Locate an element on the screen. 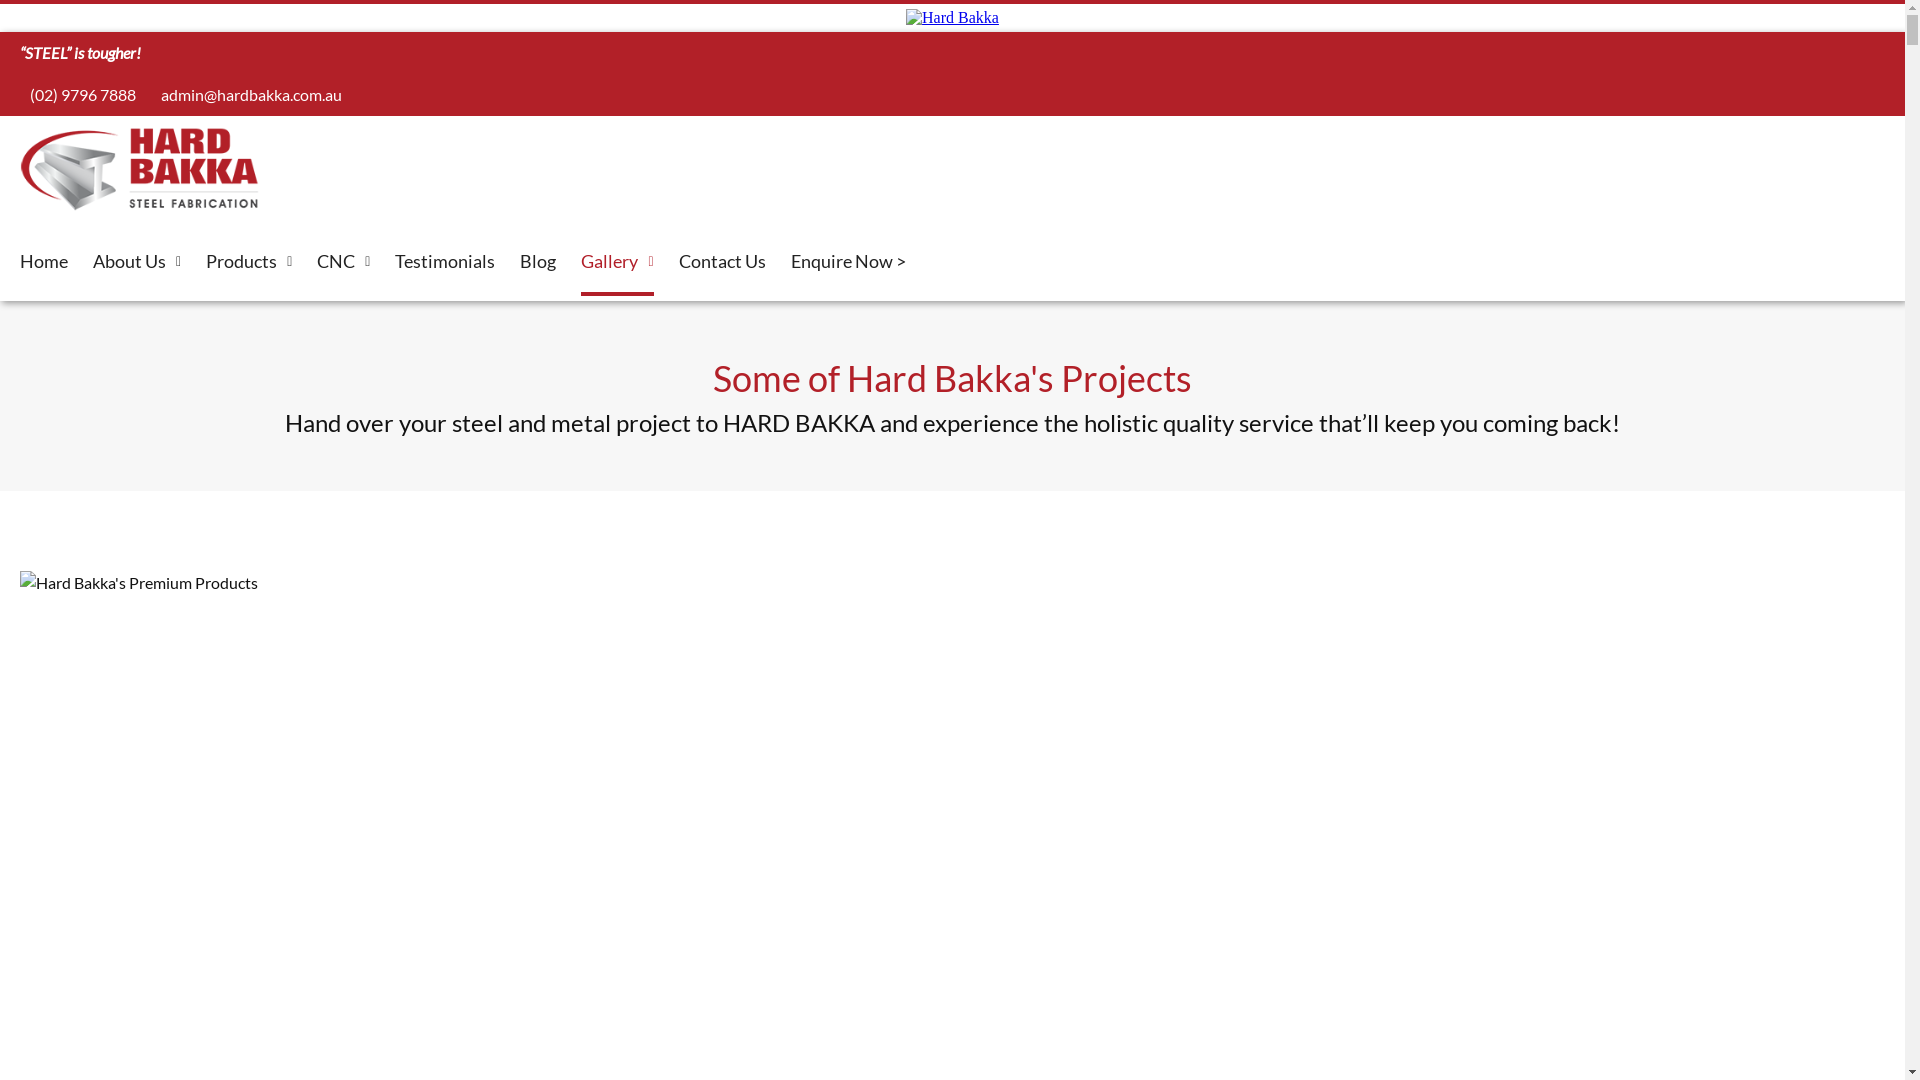  'admin@hardbakka.com.au' is located at coordinates (149, 94).